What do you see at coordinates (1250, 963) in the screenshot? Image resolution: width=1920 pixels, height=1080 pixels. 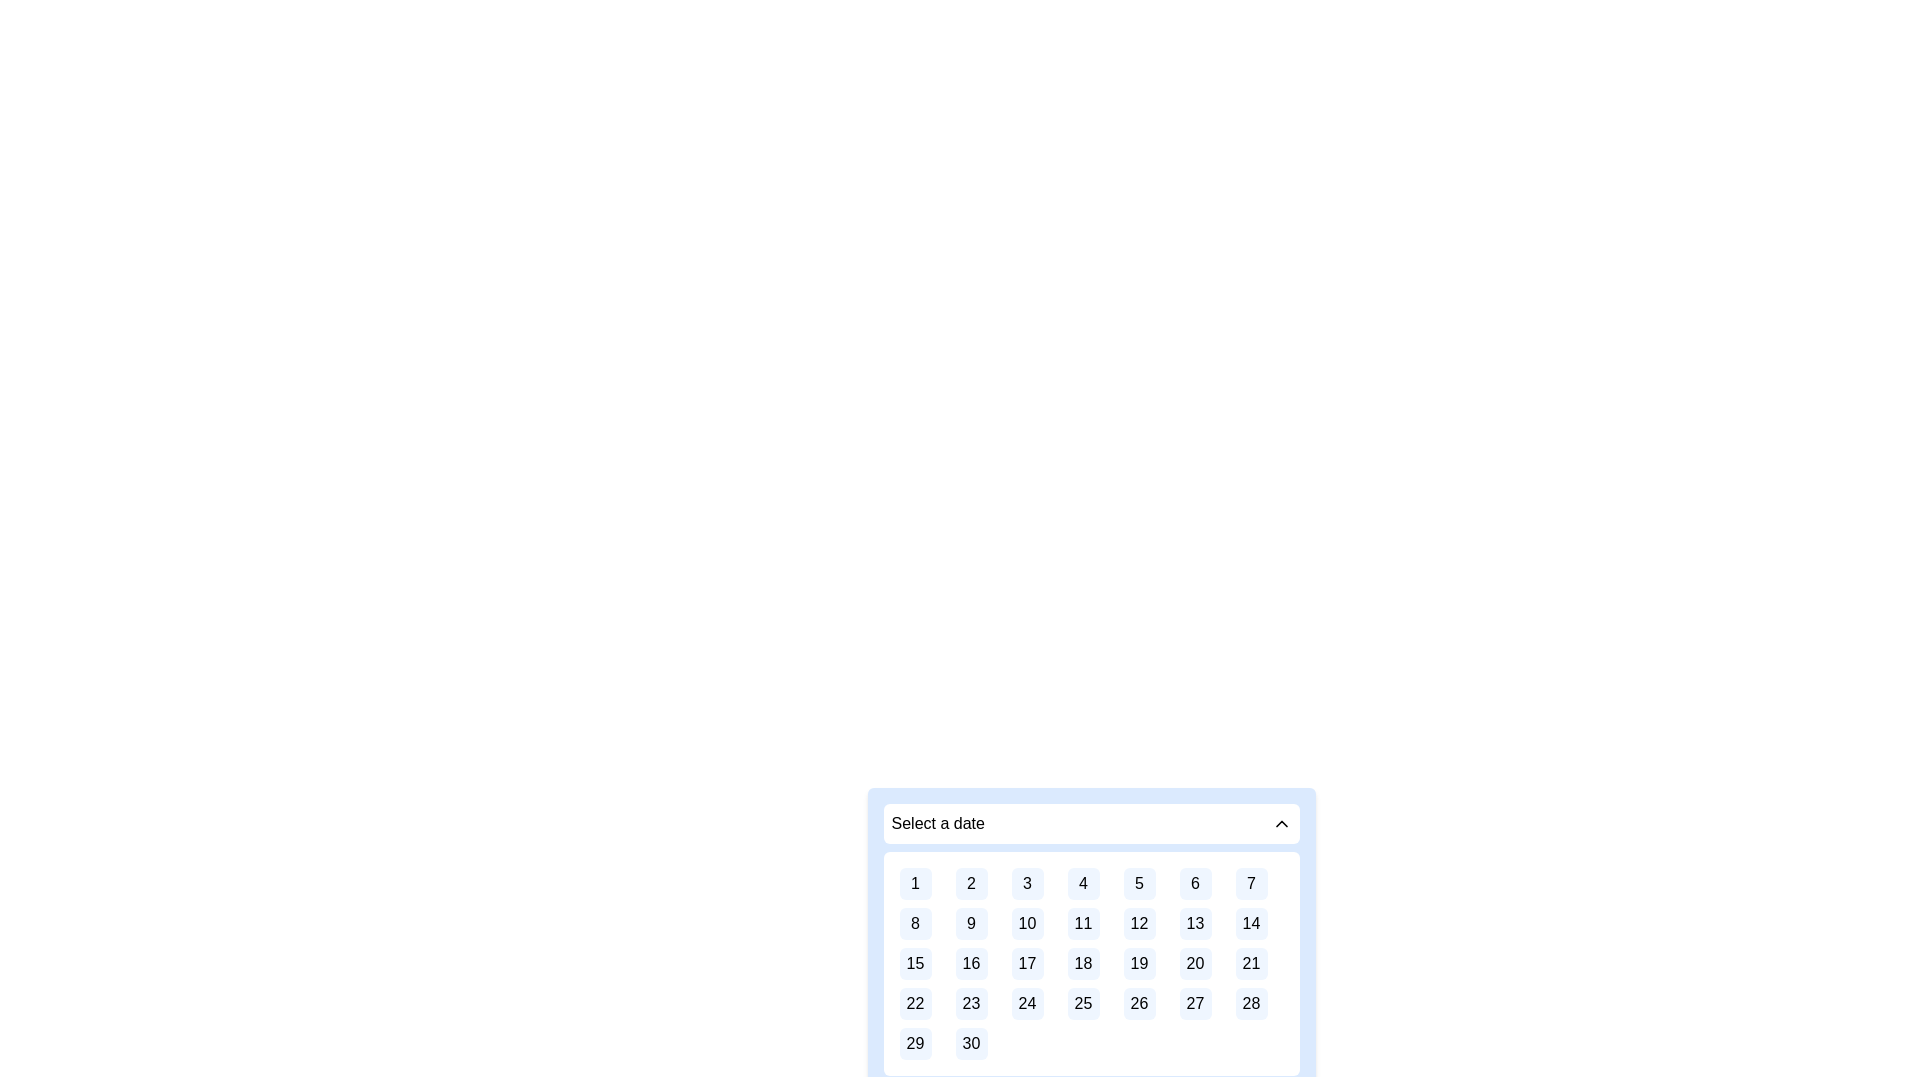 I see `the button displaying the number '21', located in the third row and seventh column of the grid in the date picker component` at bounding box center [1250, 963].